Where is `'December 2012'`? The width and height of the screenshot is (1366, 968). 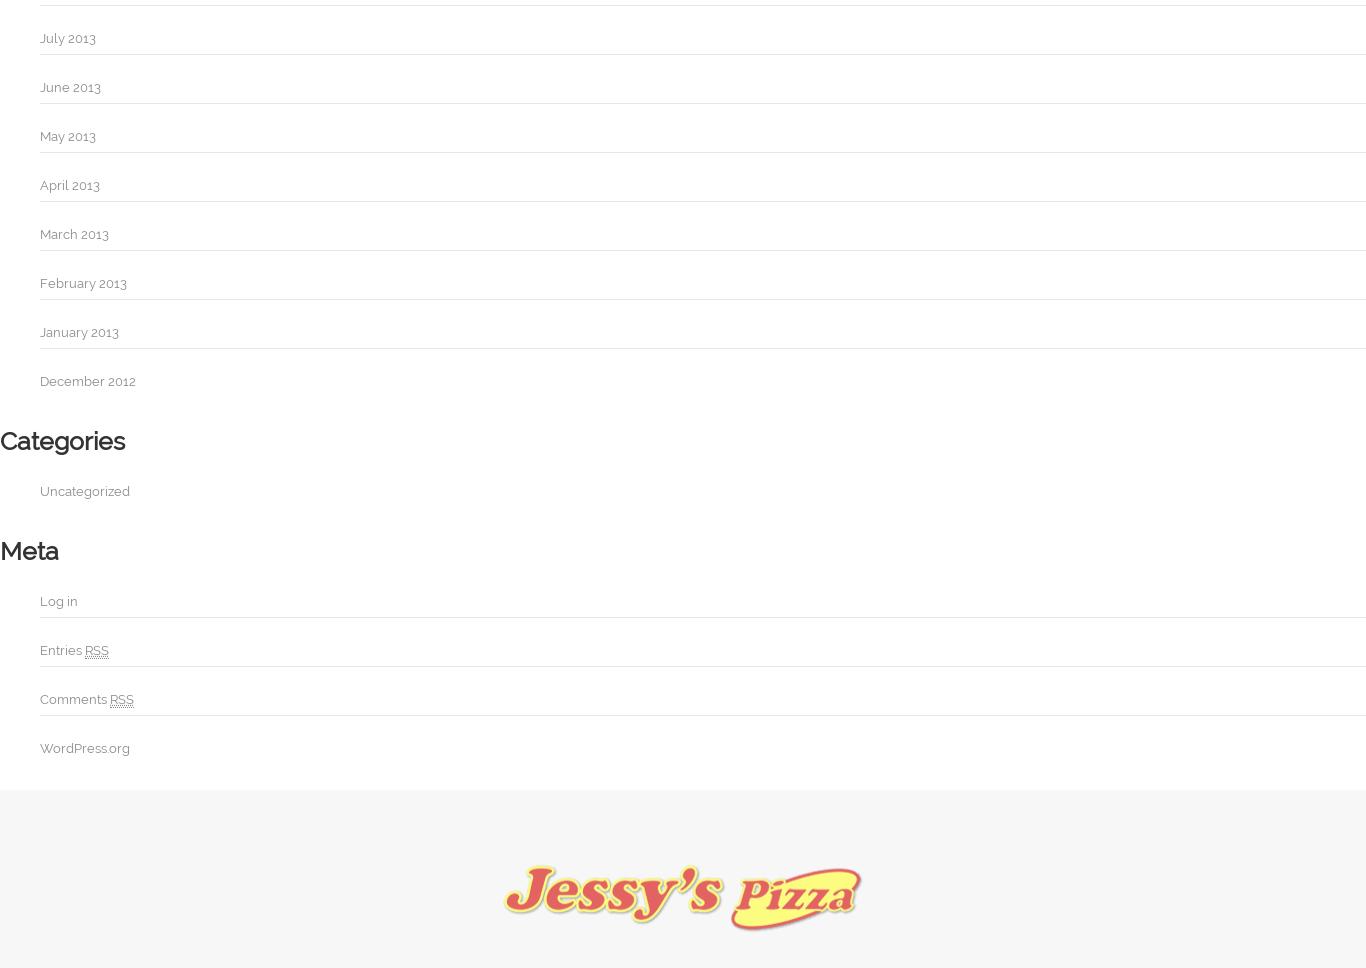
'December 2012' is located at coordinates (40, 380).